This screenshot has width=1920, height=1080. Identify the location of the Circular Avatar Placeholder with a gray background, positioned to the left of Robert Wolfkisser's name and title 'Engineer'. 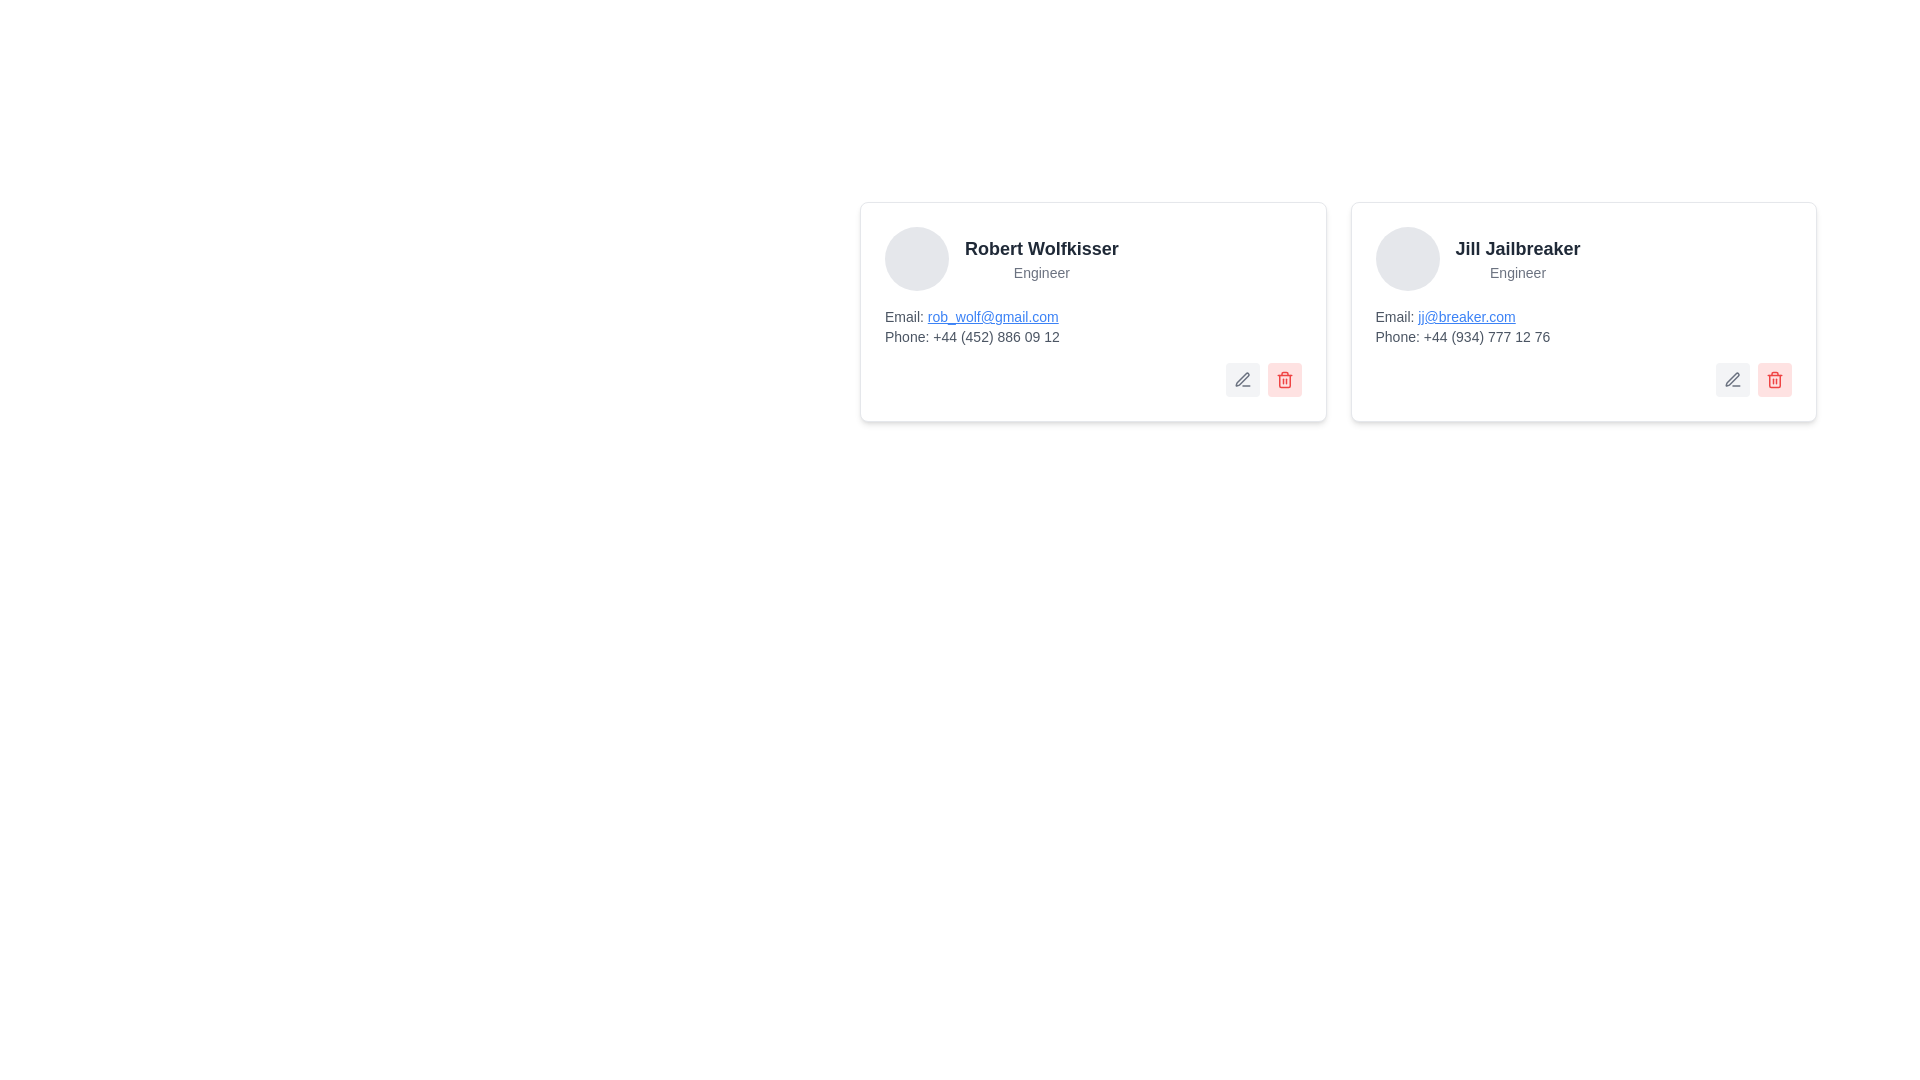
(915, 257).